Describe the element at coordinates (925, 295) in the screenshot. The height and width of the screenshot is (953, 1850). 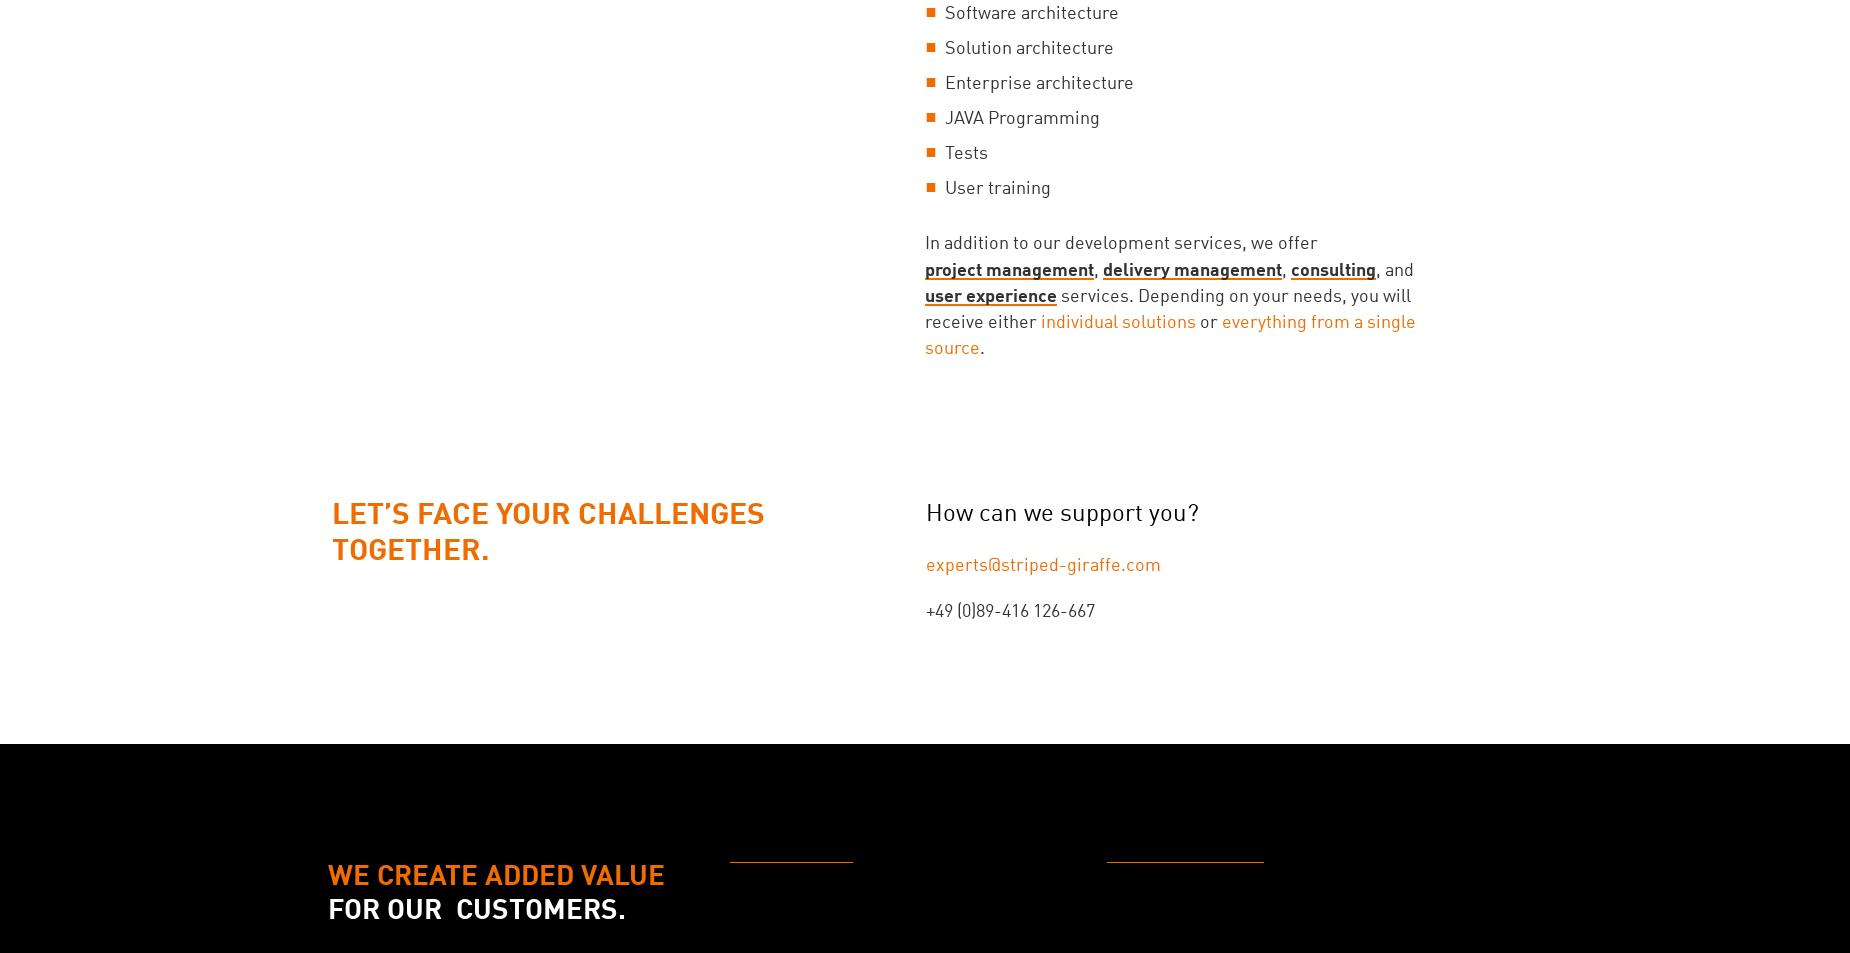
I see `'user experience'` at that location.